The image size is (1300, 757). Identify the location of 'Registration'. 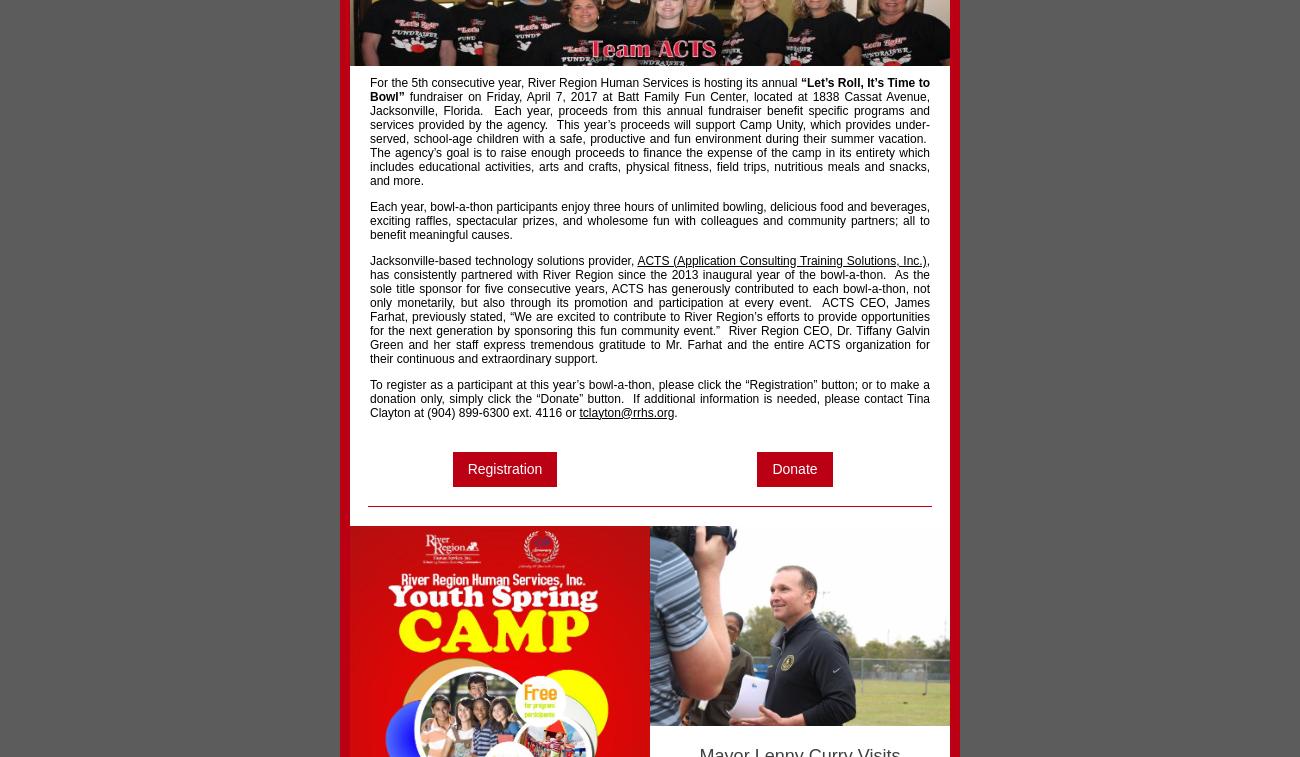
(465, 467).